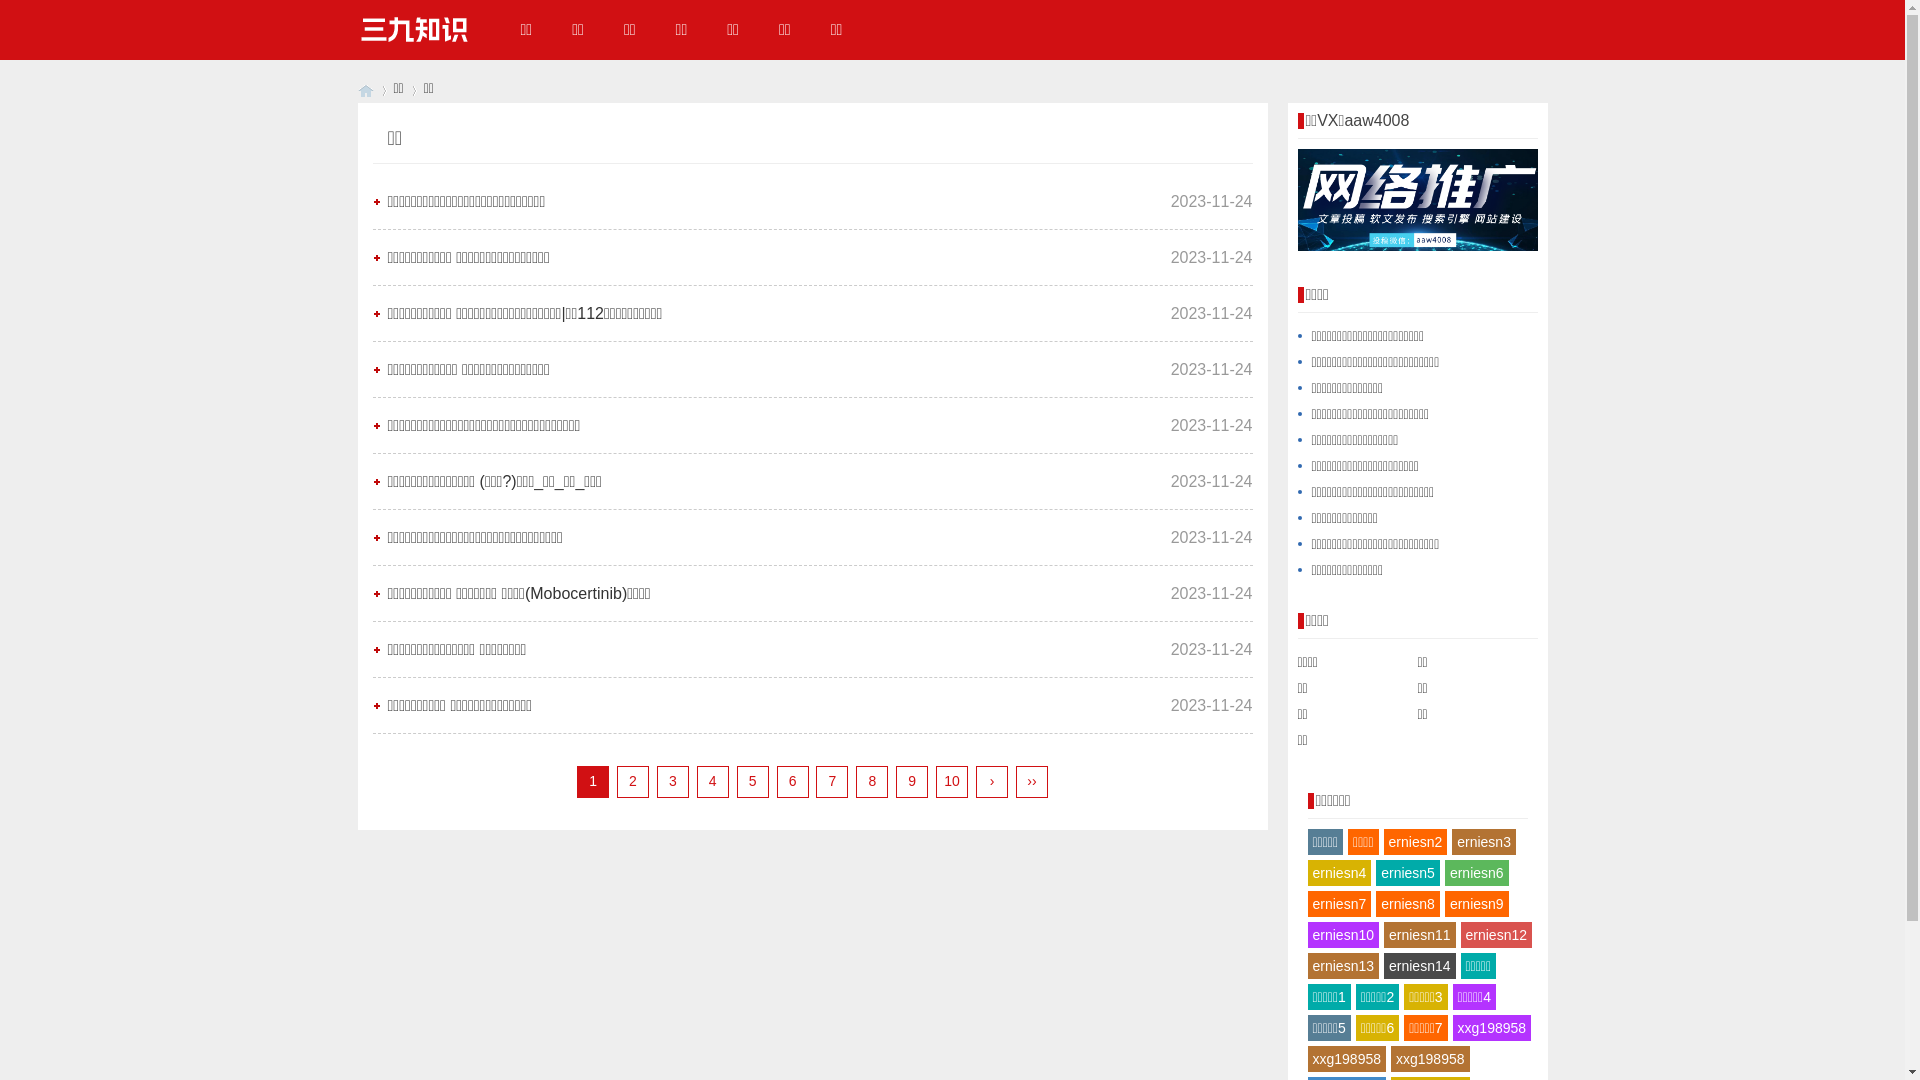 The height and width of the screenshot is (1080, 1920). Describe the element at coordinates (1339, 903) in the screenshot. I see `'erniesn7'` at that location.